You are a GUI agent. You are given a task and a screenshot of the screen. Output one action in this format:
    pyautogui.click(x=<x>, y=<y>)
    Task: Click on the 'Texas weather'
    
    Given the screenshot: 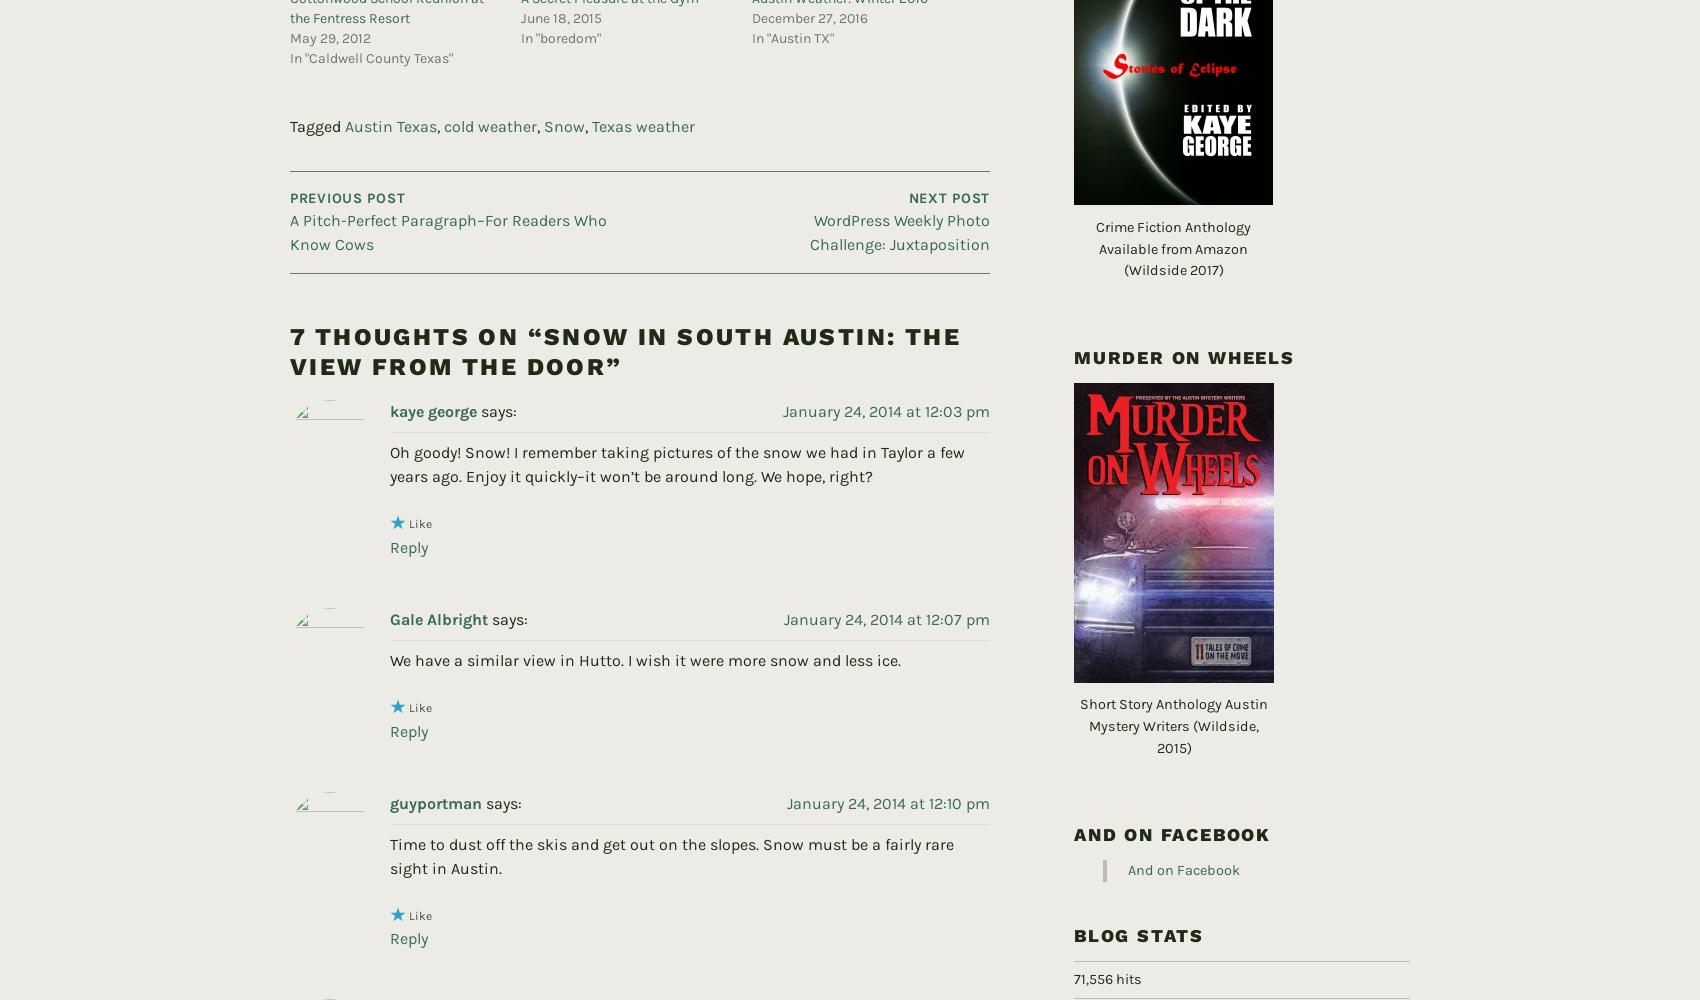 What is the action you would take?
    pyautogui.click(x=643, y=92)
    